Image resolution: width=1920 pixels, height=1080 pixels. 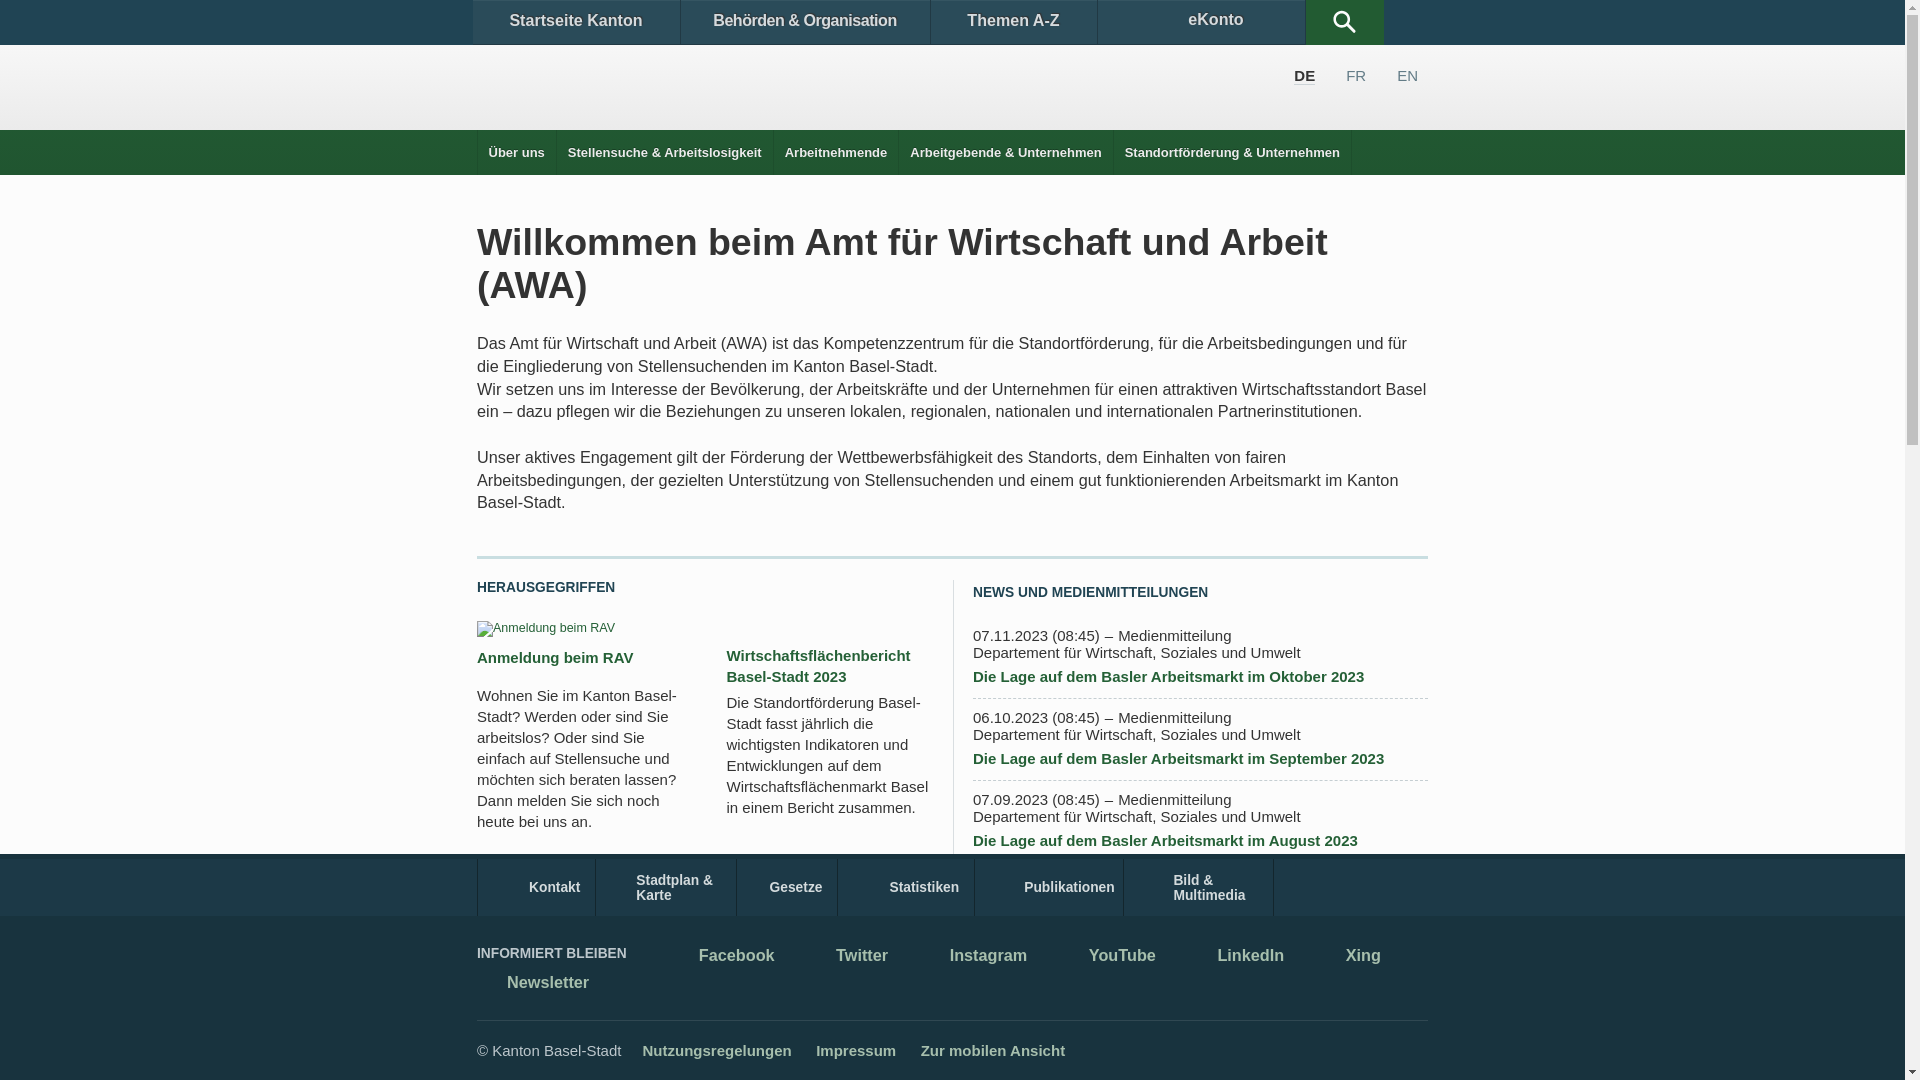 I want to click on 'Arbeitnehmende', so click(x=772, y=151).